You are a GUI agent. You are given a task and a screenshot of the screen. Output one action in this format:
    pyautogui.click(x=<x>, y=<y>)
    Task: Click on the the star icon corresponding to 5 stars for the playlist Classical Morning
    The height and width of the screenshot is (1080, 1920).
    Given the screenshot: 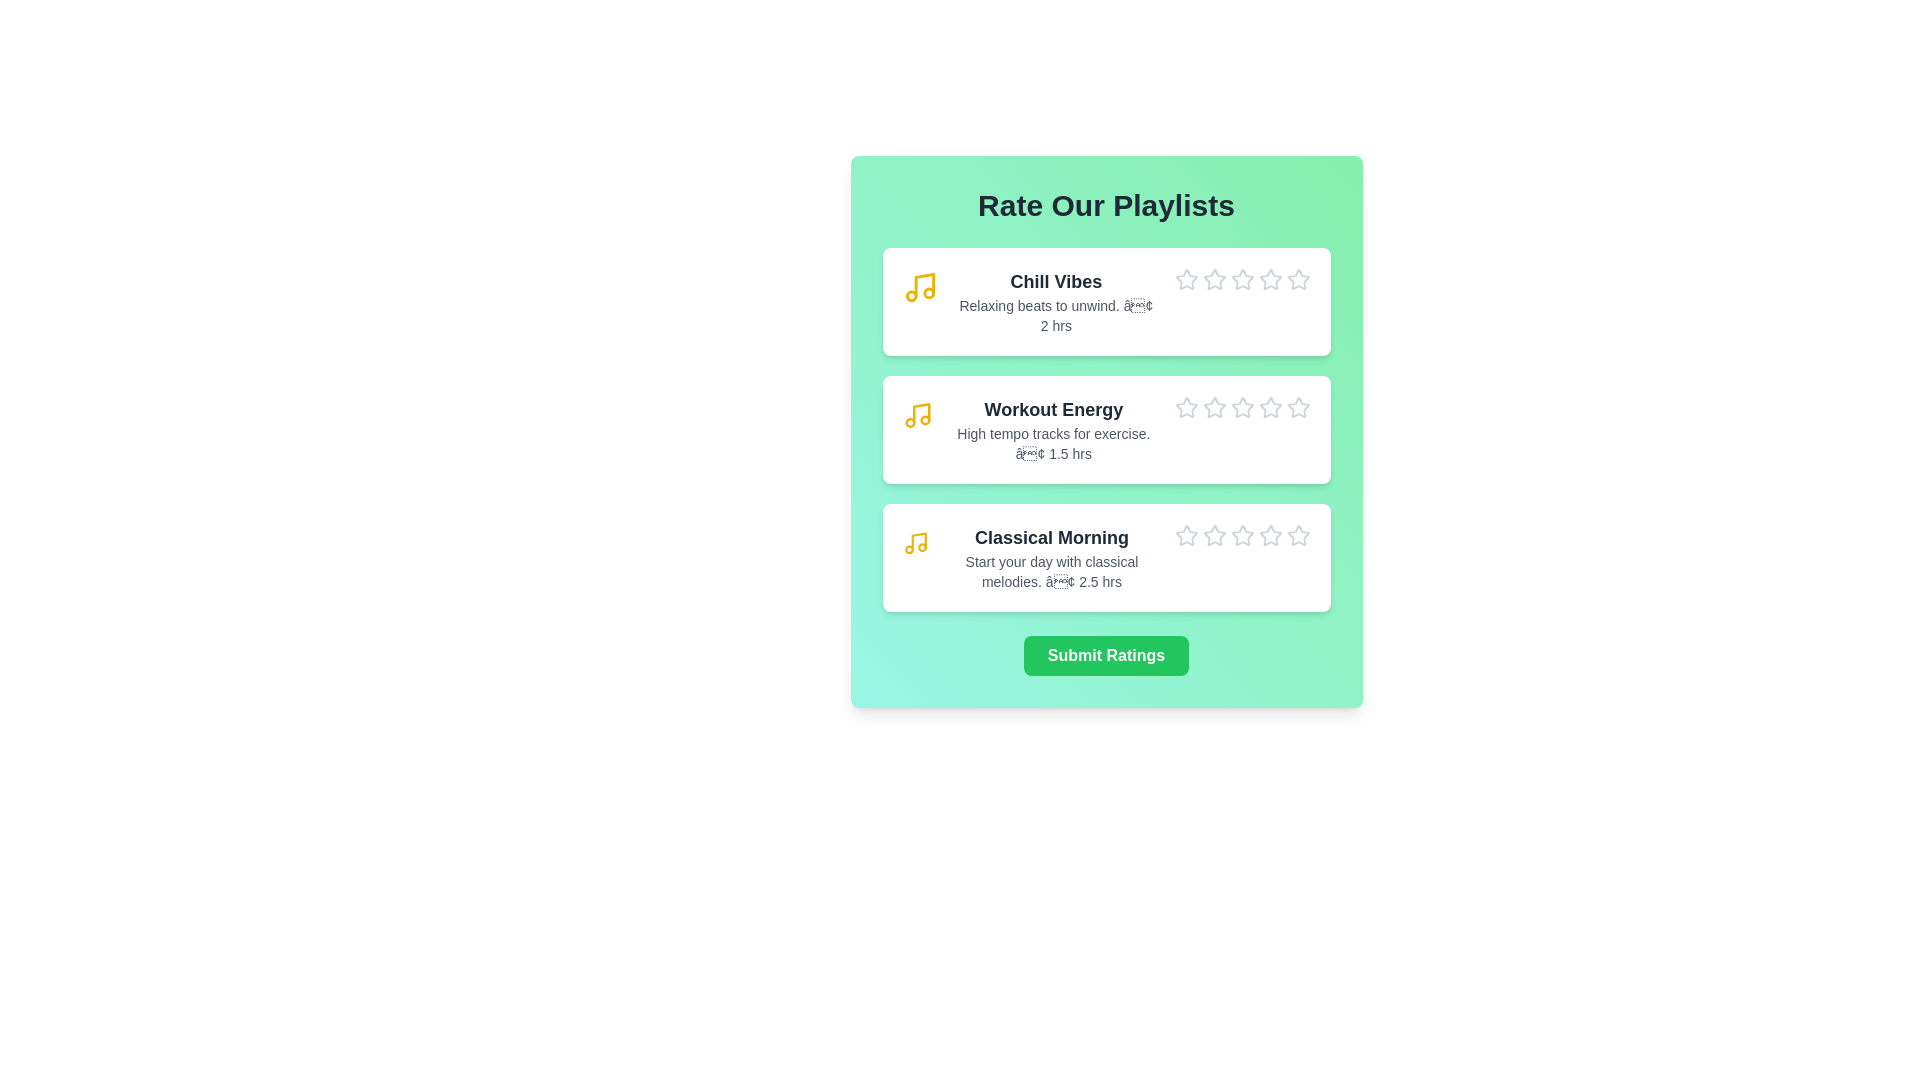 What is the action you would take?
    pyautogui.click(x=1286, y=523)
    